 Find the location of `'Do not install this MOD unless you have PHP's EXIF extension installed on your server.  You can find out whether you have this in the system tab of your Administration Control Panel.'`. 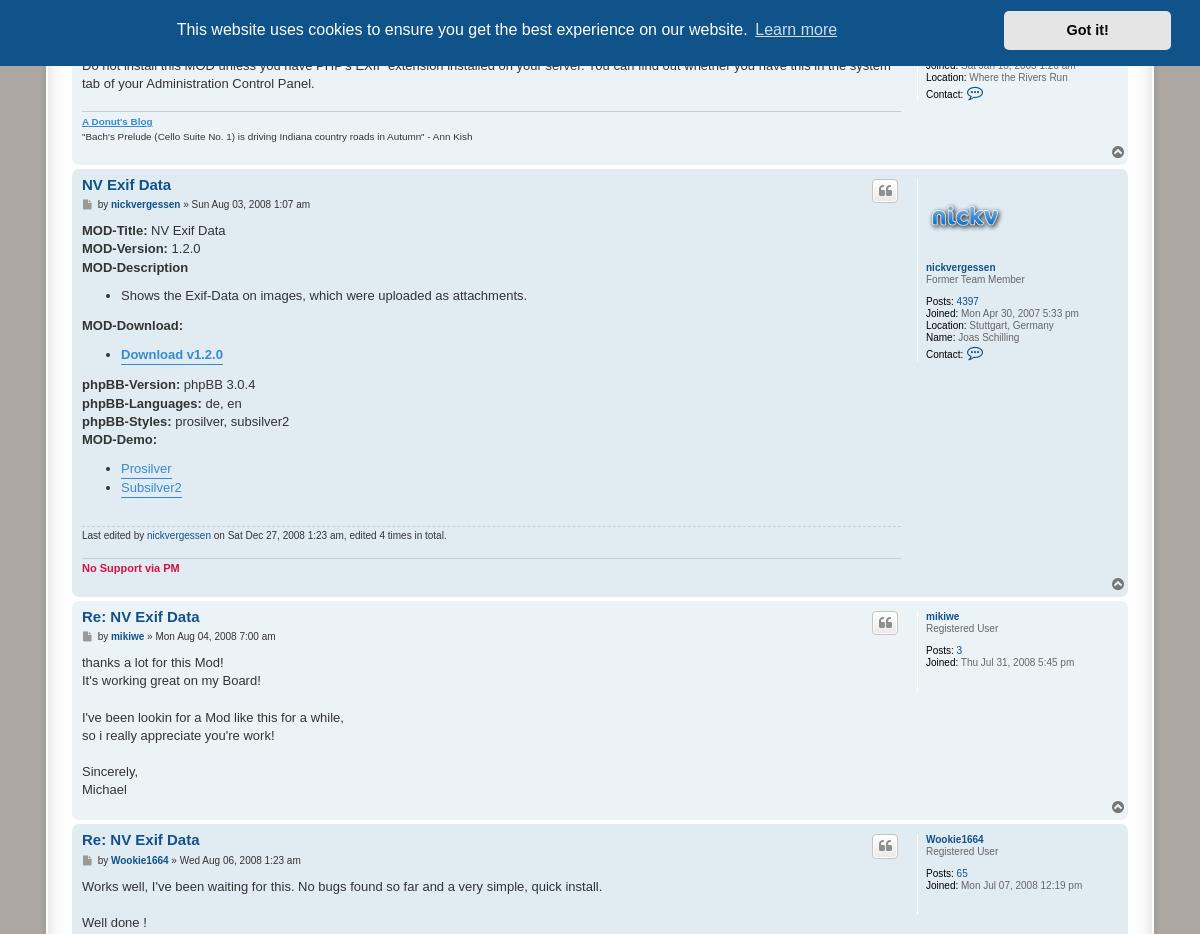

'Do not install this MOD unless you have PHP's EXIF extension installed on your server.  You can find out whether you have this in the system tab of your Administration Control Panel.' is located at coordinates (485, 74).